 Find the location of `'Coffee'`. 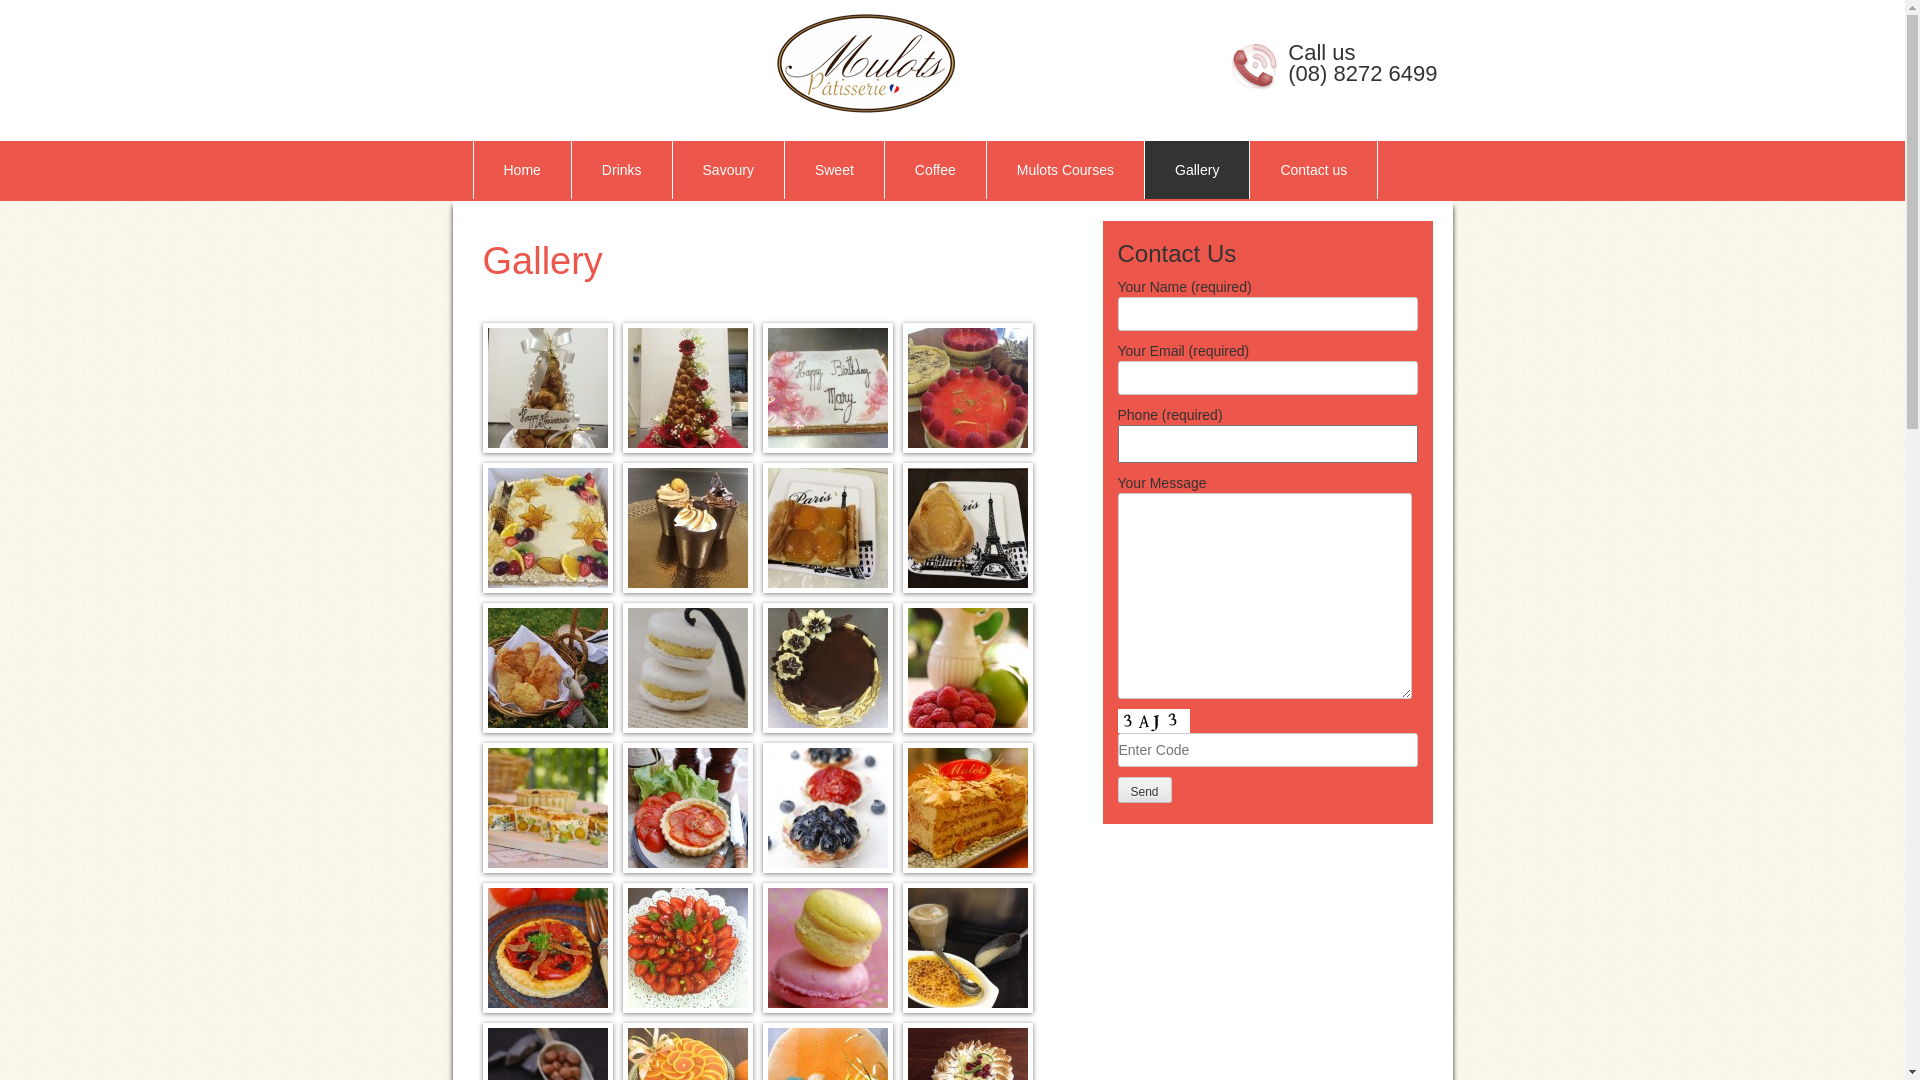

'Coffee' is located at coordinates (934, 168).